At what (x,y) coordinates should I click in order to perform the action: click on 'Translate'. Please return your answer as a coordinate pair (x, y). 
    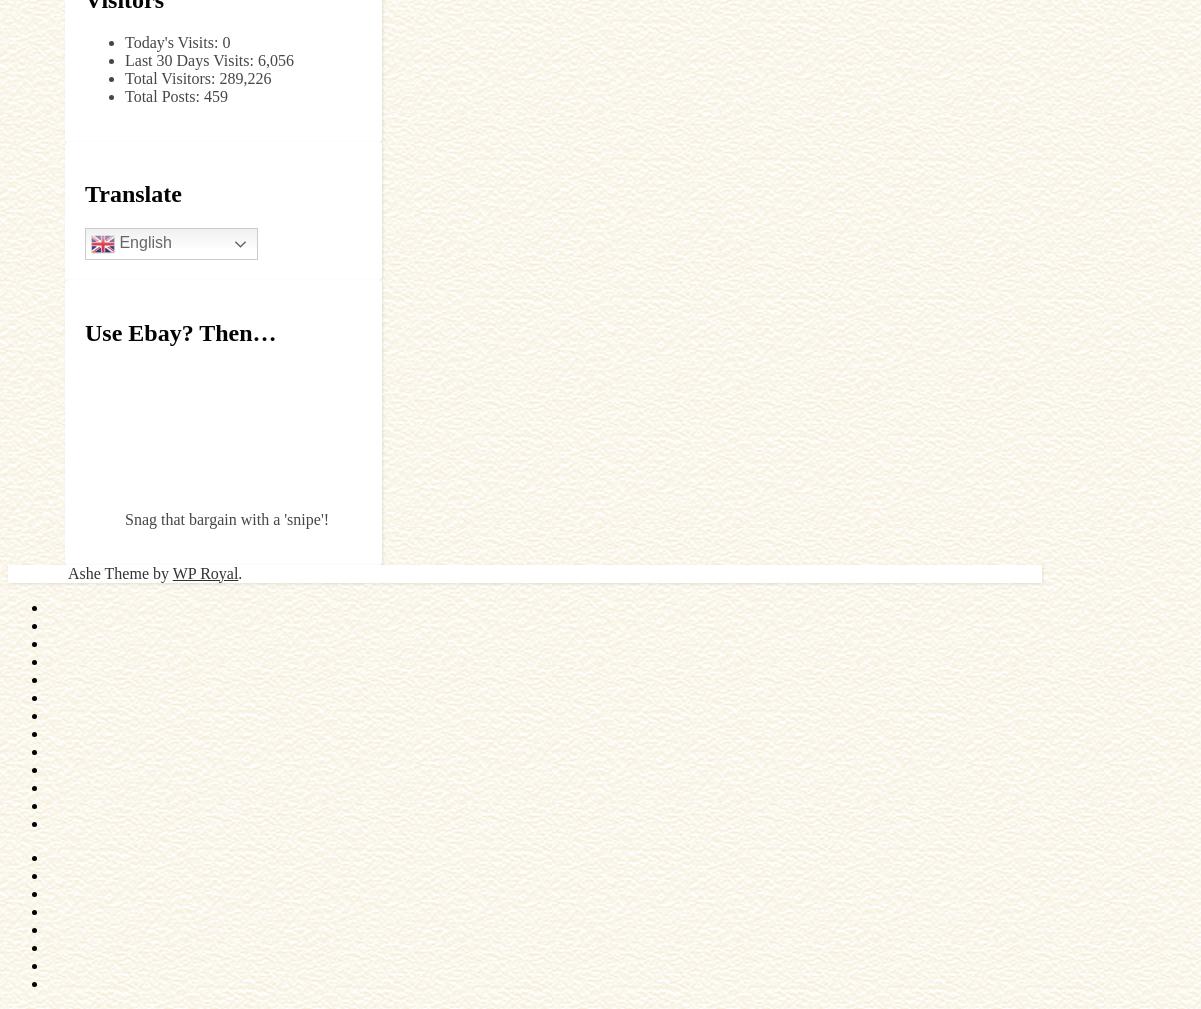
    Looking at the image, I should click on (132, 193).